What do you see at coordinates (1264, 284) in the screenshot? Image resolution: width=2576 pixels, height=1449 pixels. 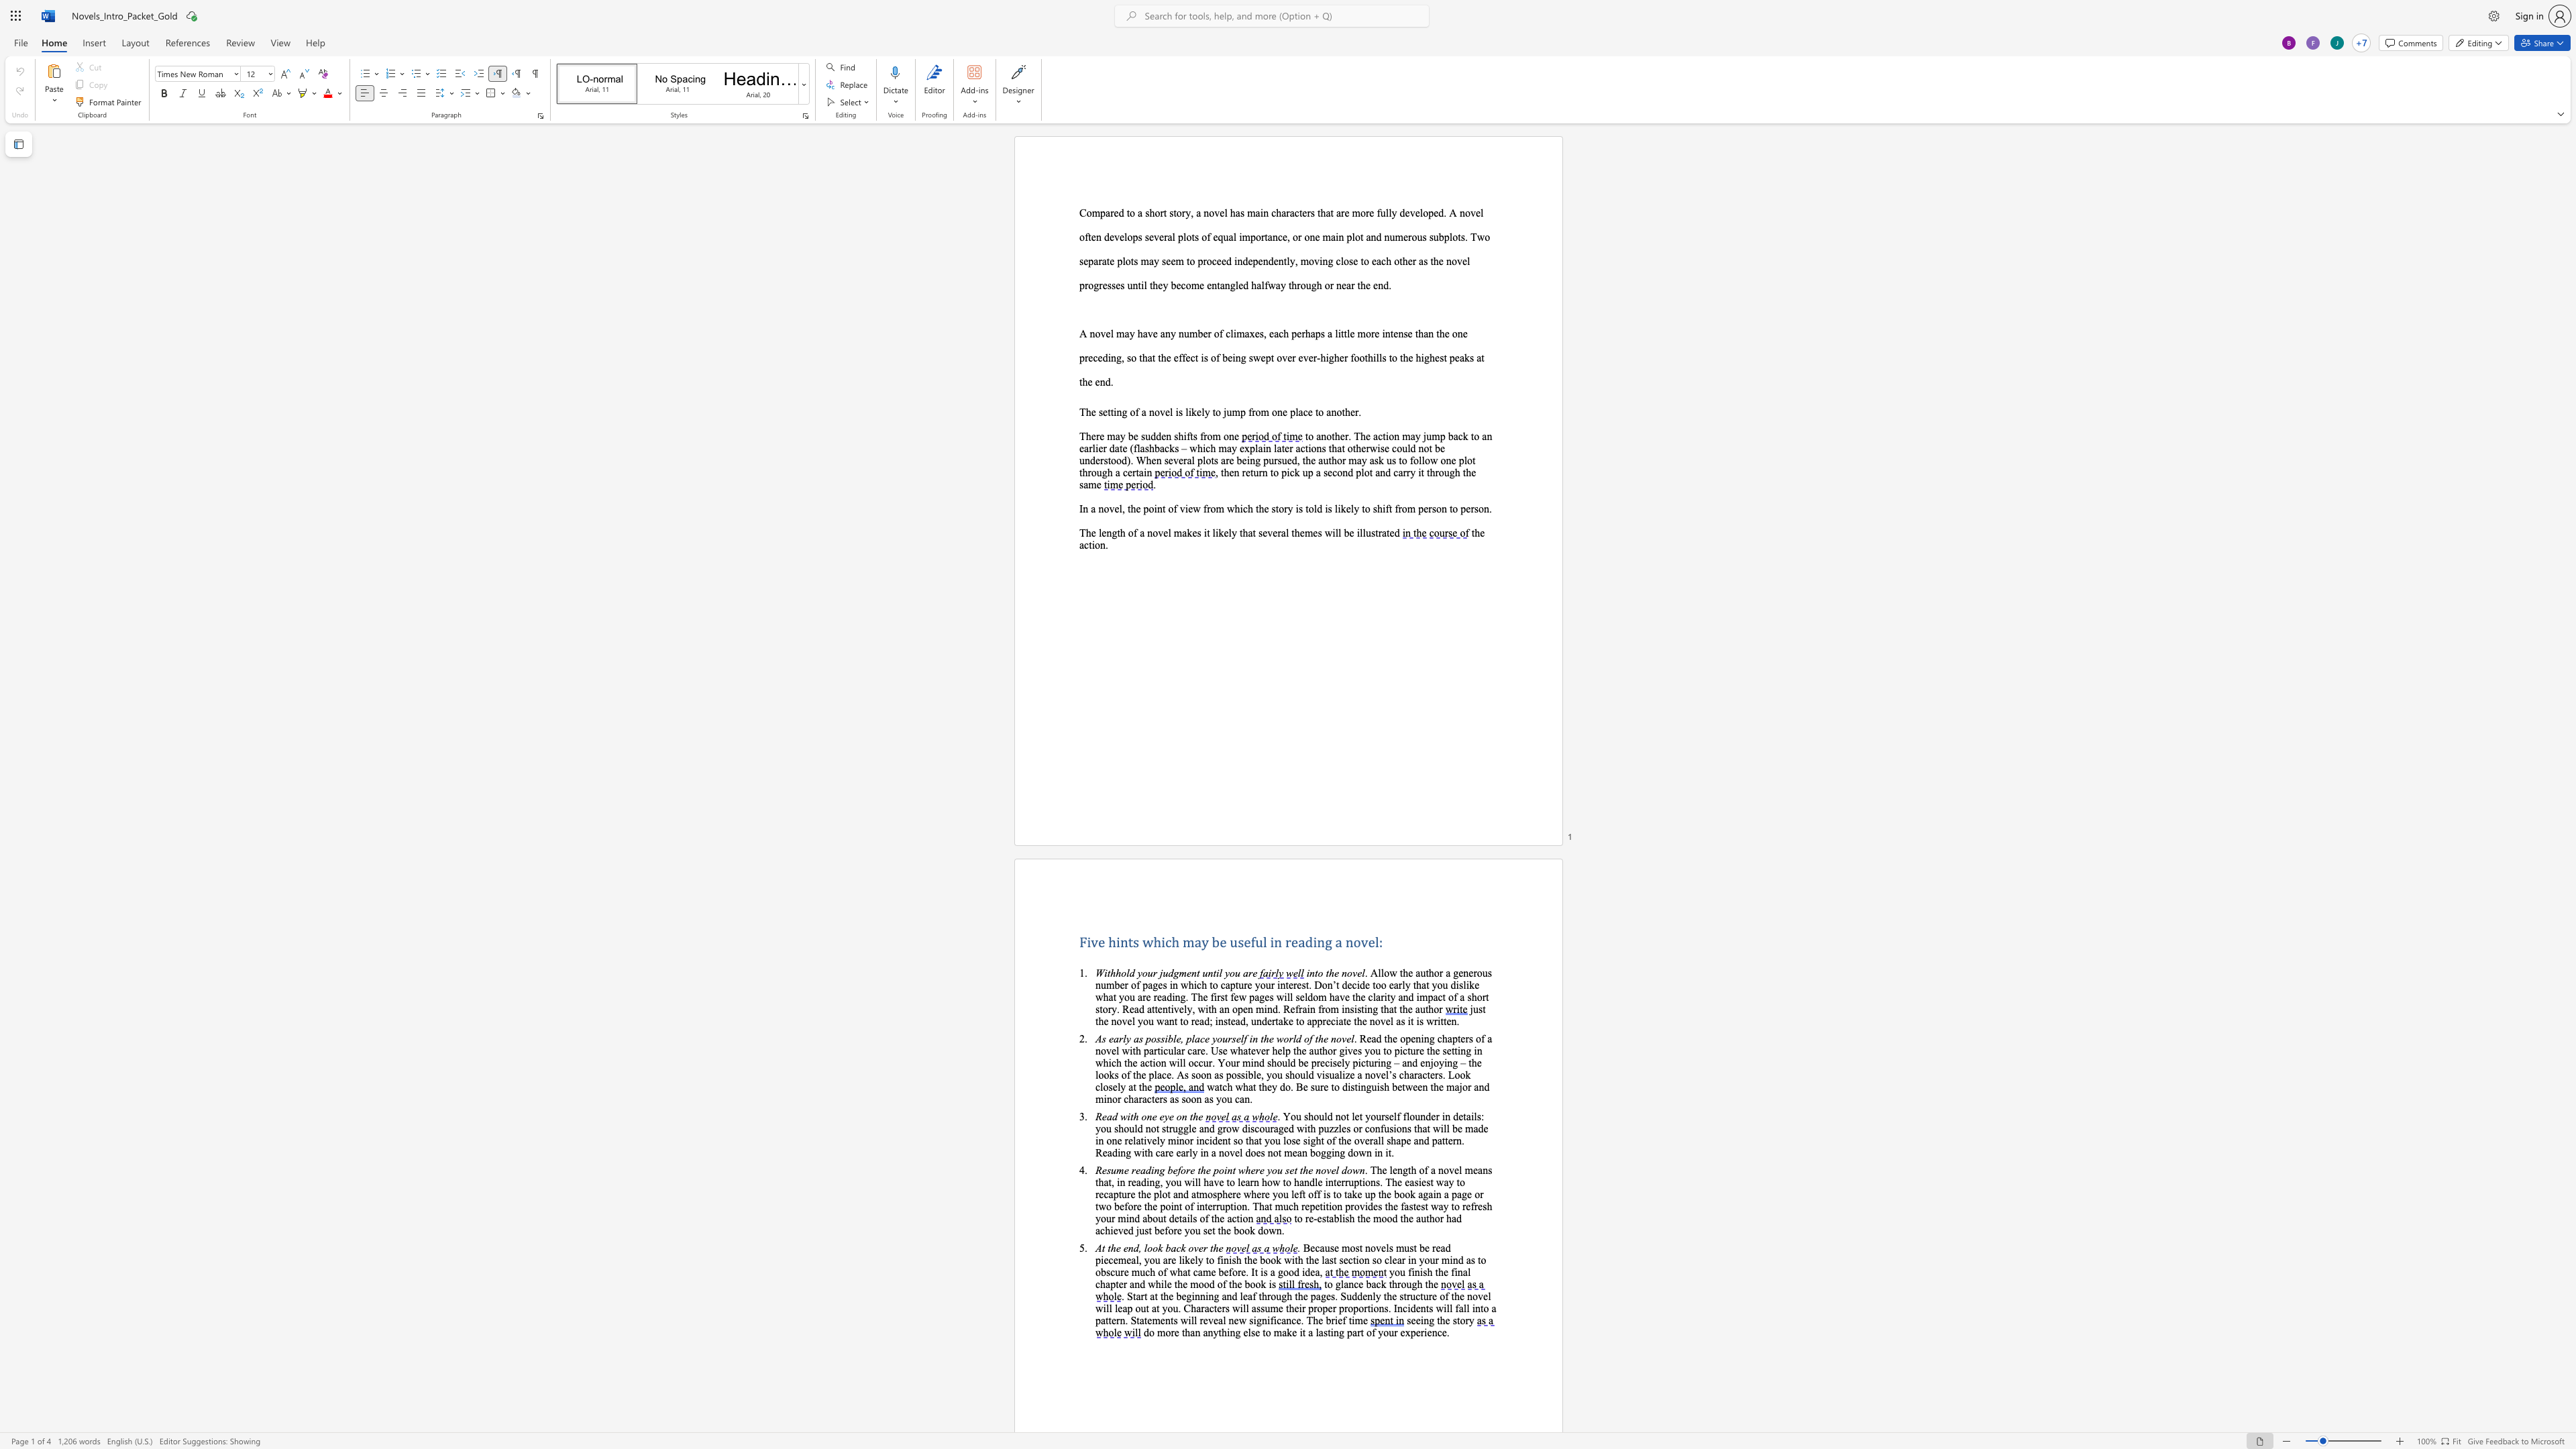 I see `the space between the continuous character "l" and "f" in the text` at bounding box center [1264, 284].